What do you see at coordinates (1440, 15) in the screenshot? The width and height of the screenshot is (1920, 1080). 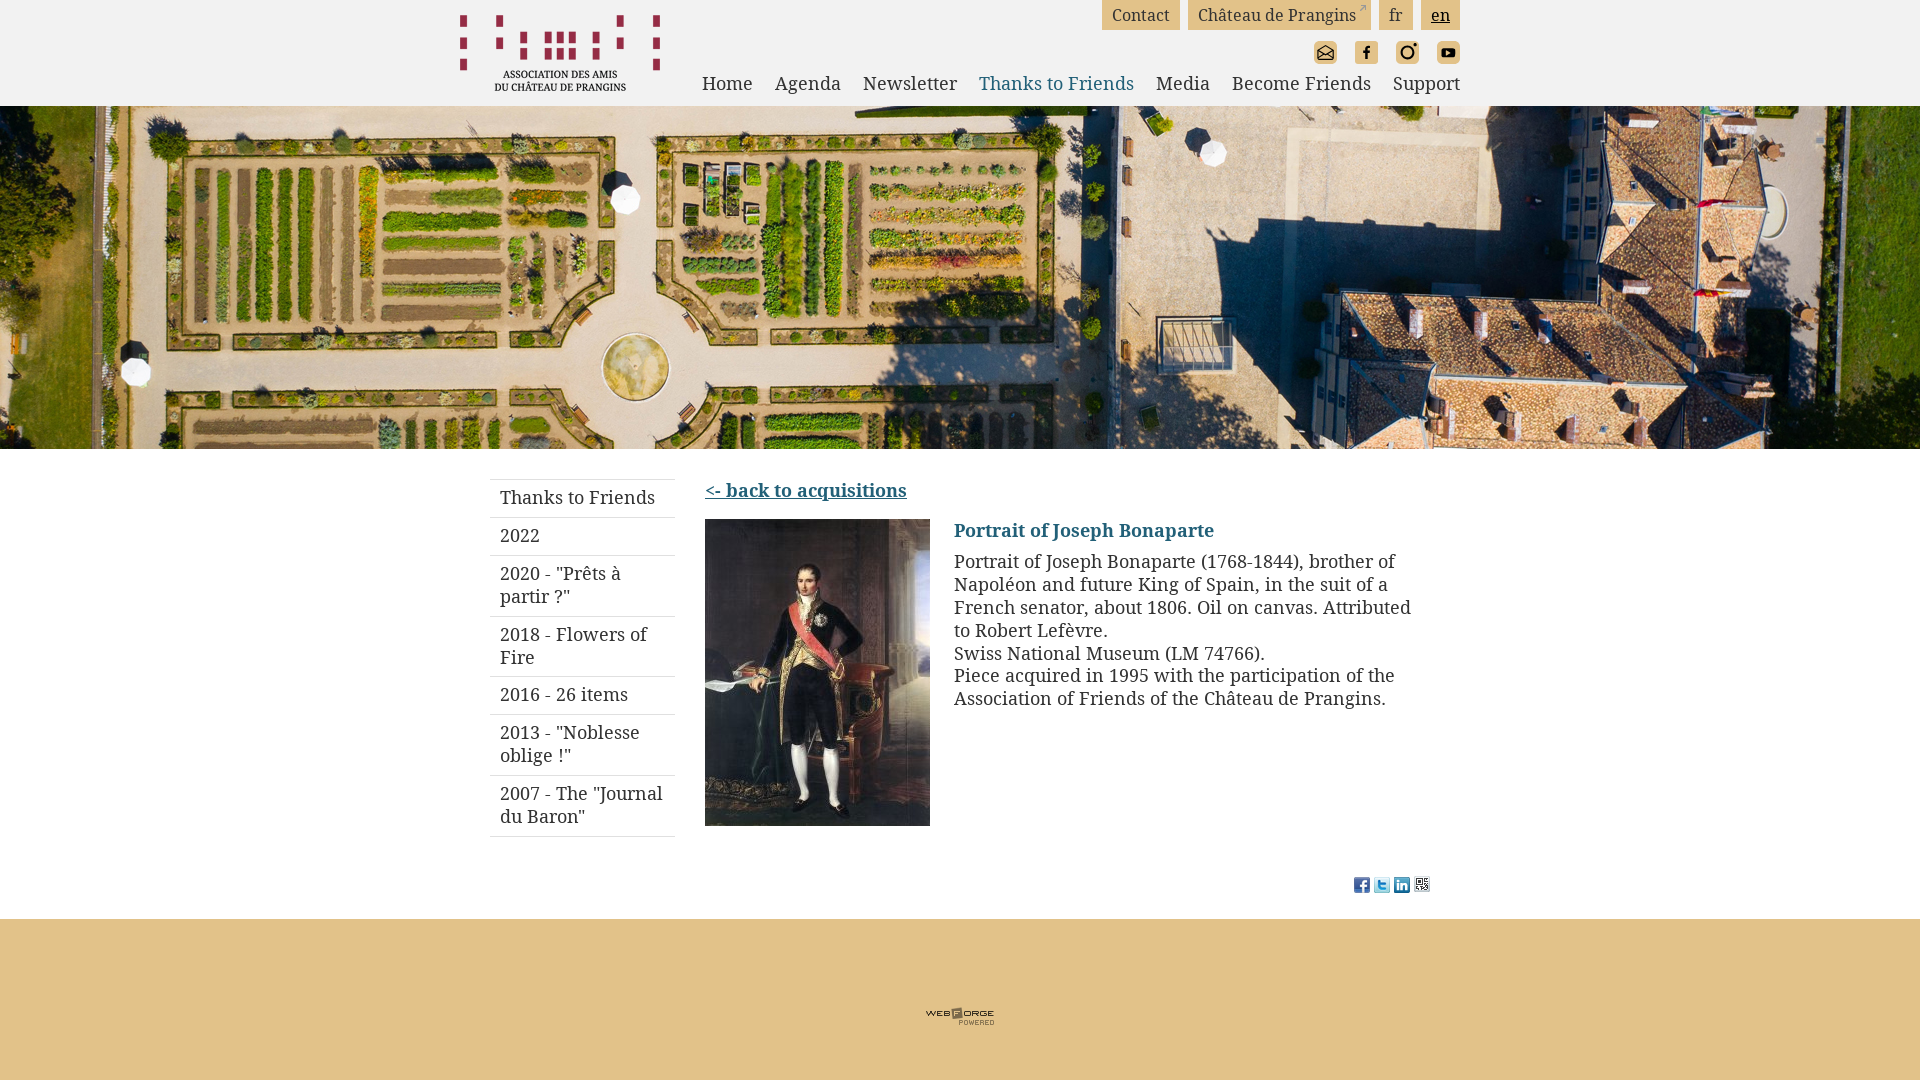 I see `'en'` at bounding box center [1440, 15].